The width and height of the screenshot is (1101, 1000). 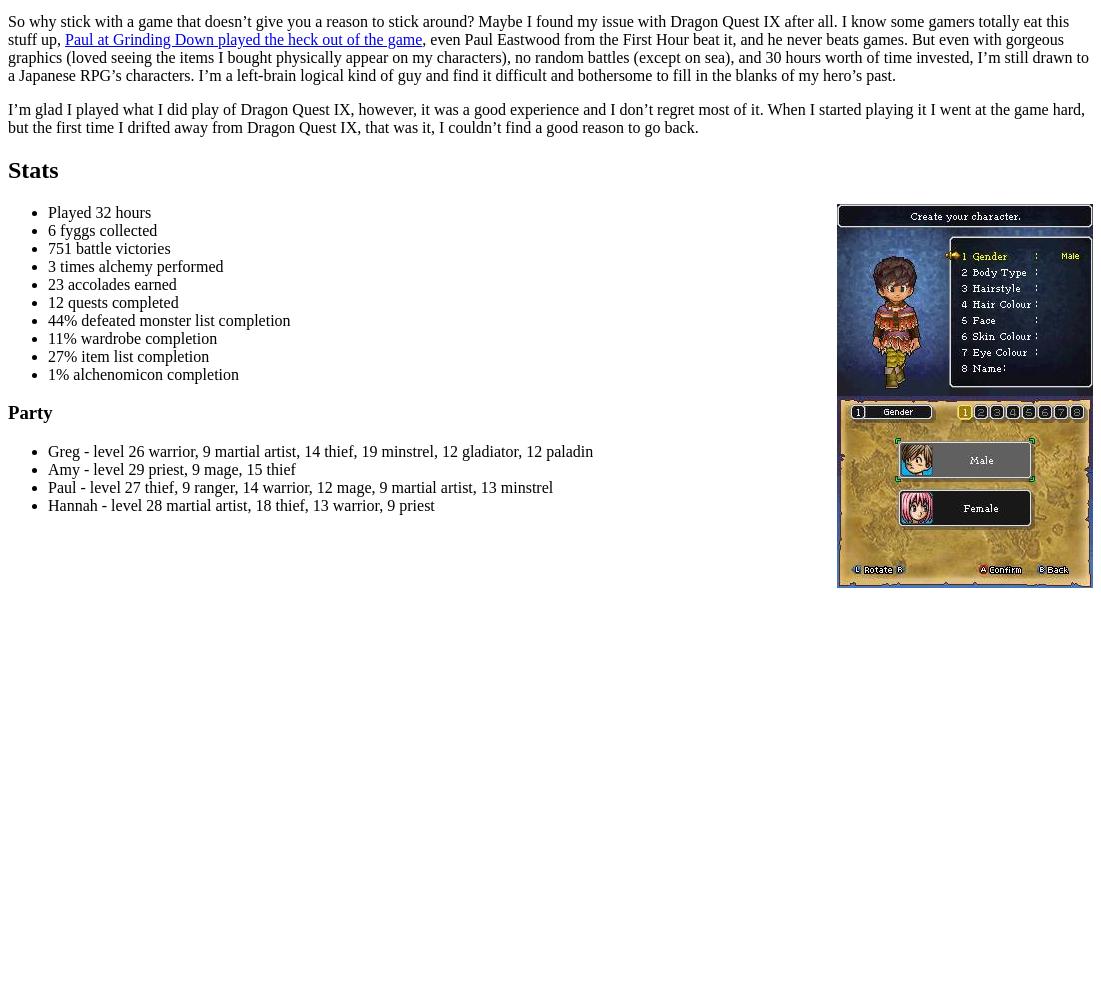 What do you see at coordinates (111, 283) in the screenshot?
I see `'23 accolades earned'` at bounding box center [111, 283].